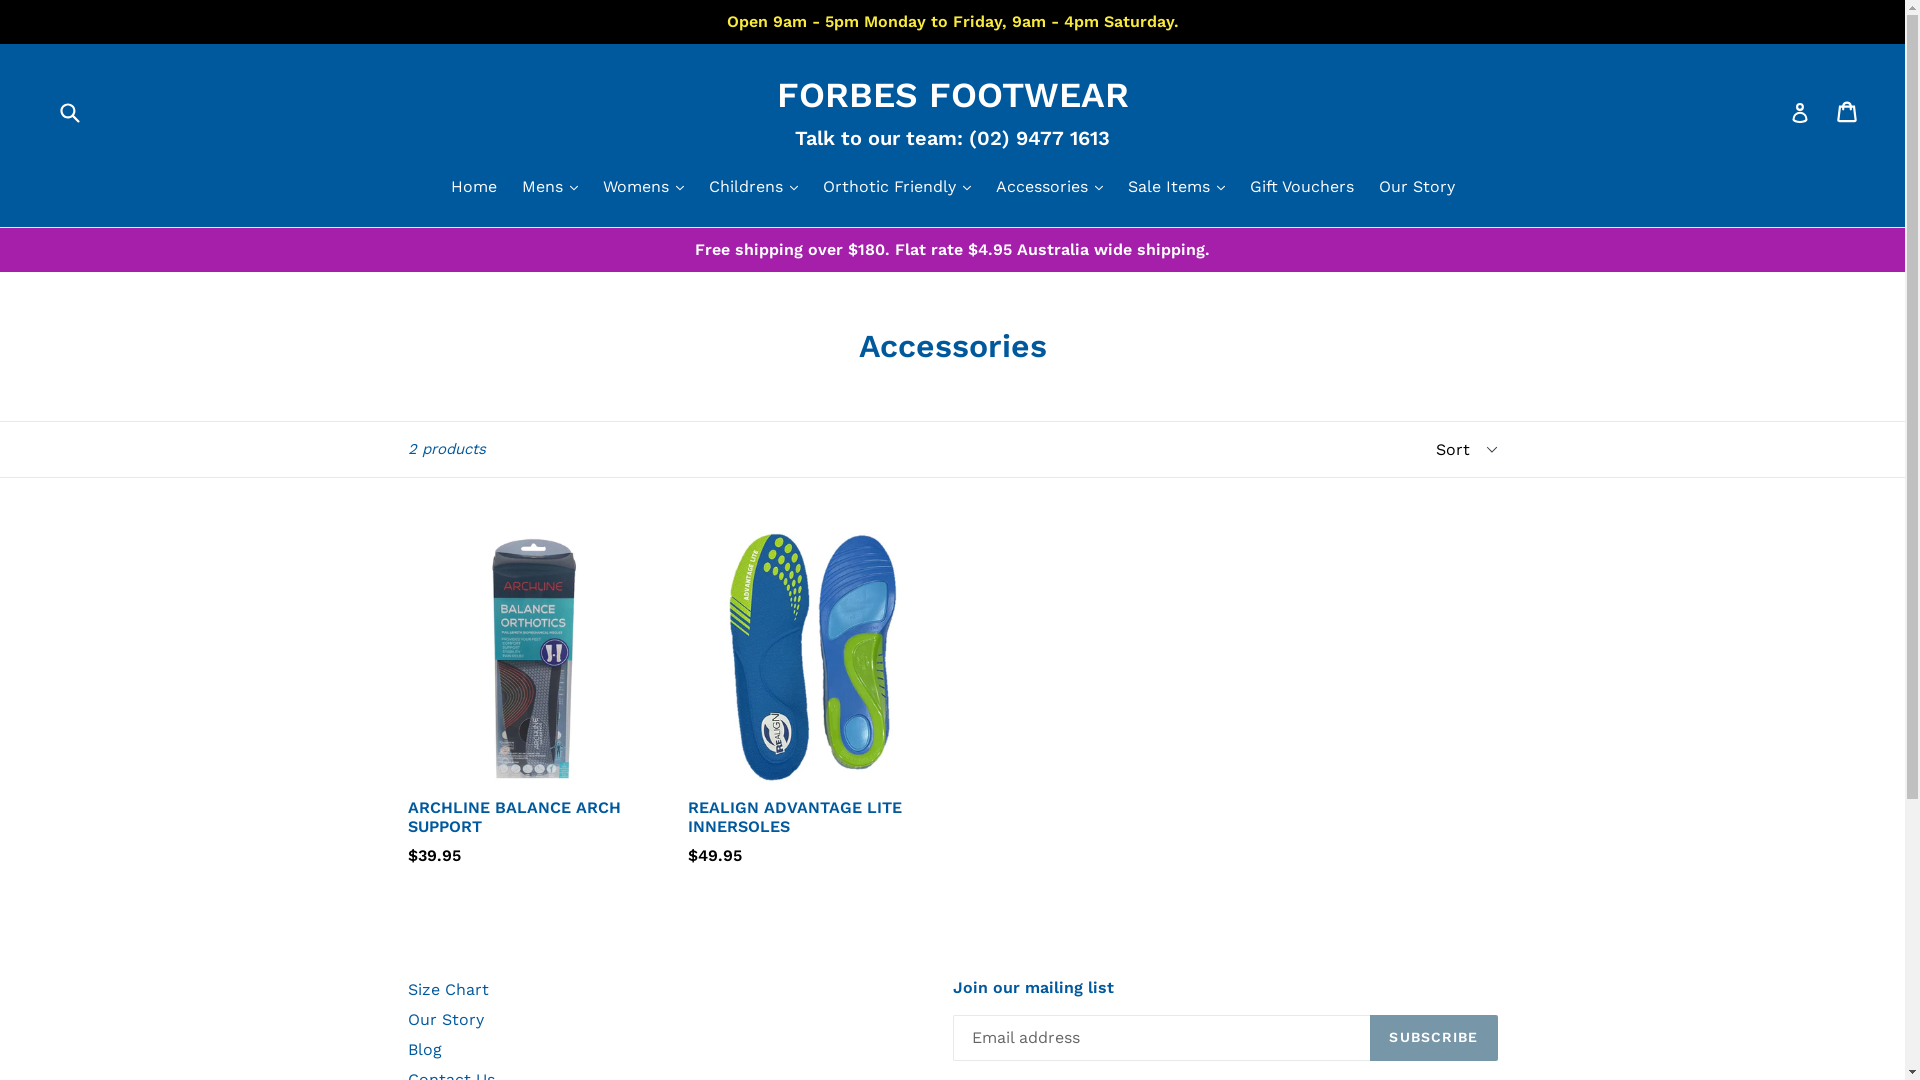 The image size is (1920, 1080). What do you see at coordinates (68, 112) in the screenshot?
I see `'Submit'` at bounding box center [68, 112].